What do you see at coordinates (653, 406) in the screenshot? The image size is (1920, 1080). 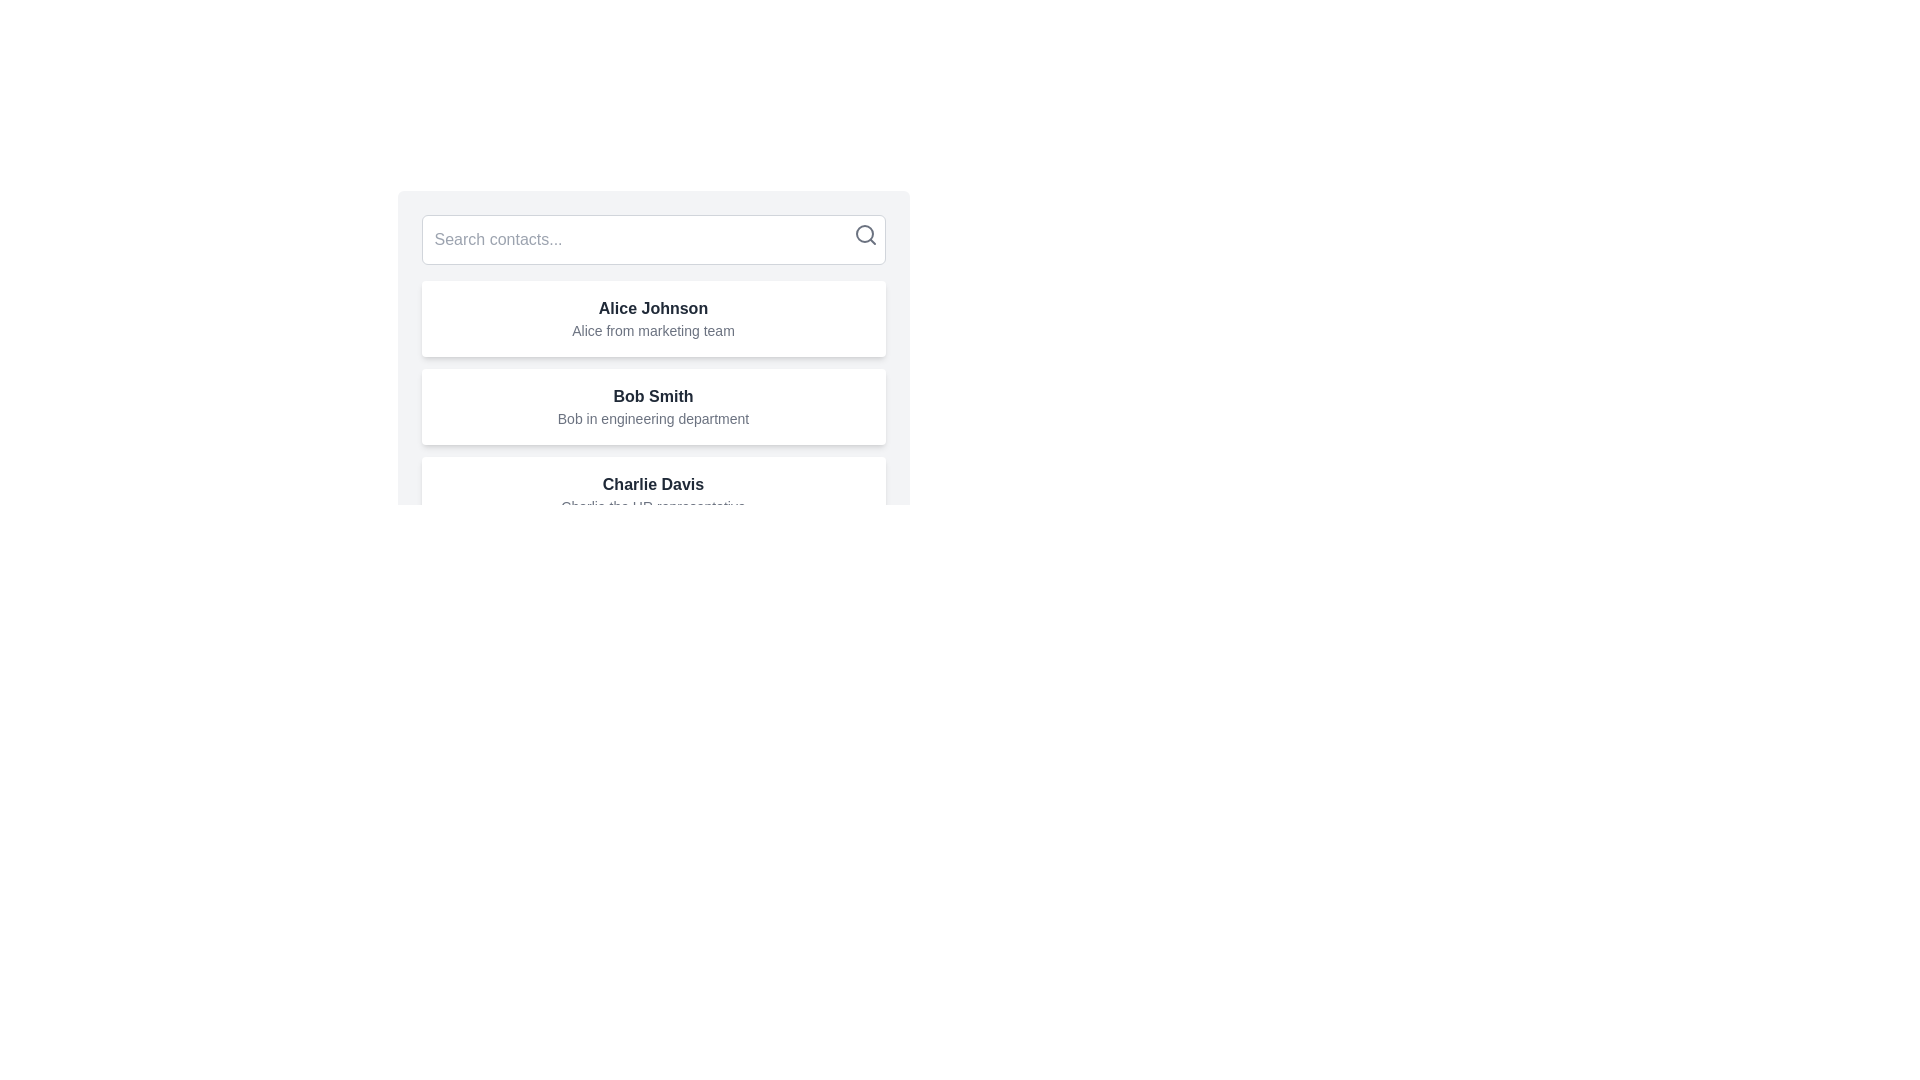 I see `the informative card representing 'Bob Smith', which is the second card in the vertically stacked list of individuals in the engineering department` at bounding box center [653, 406].